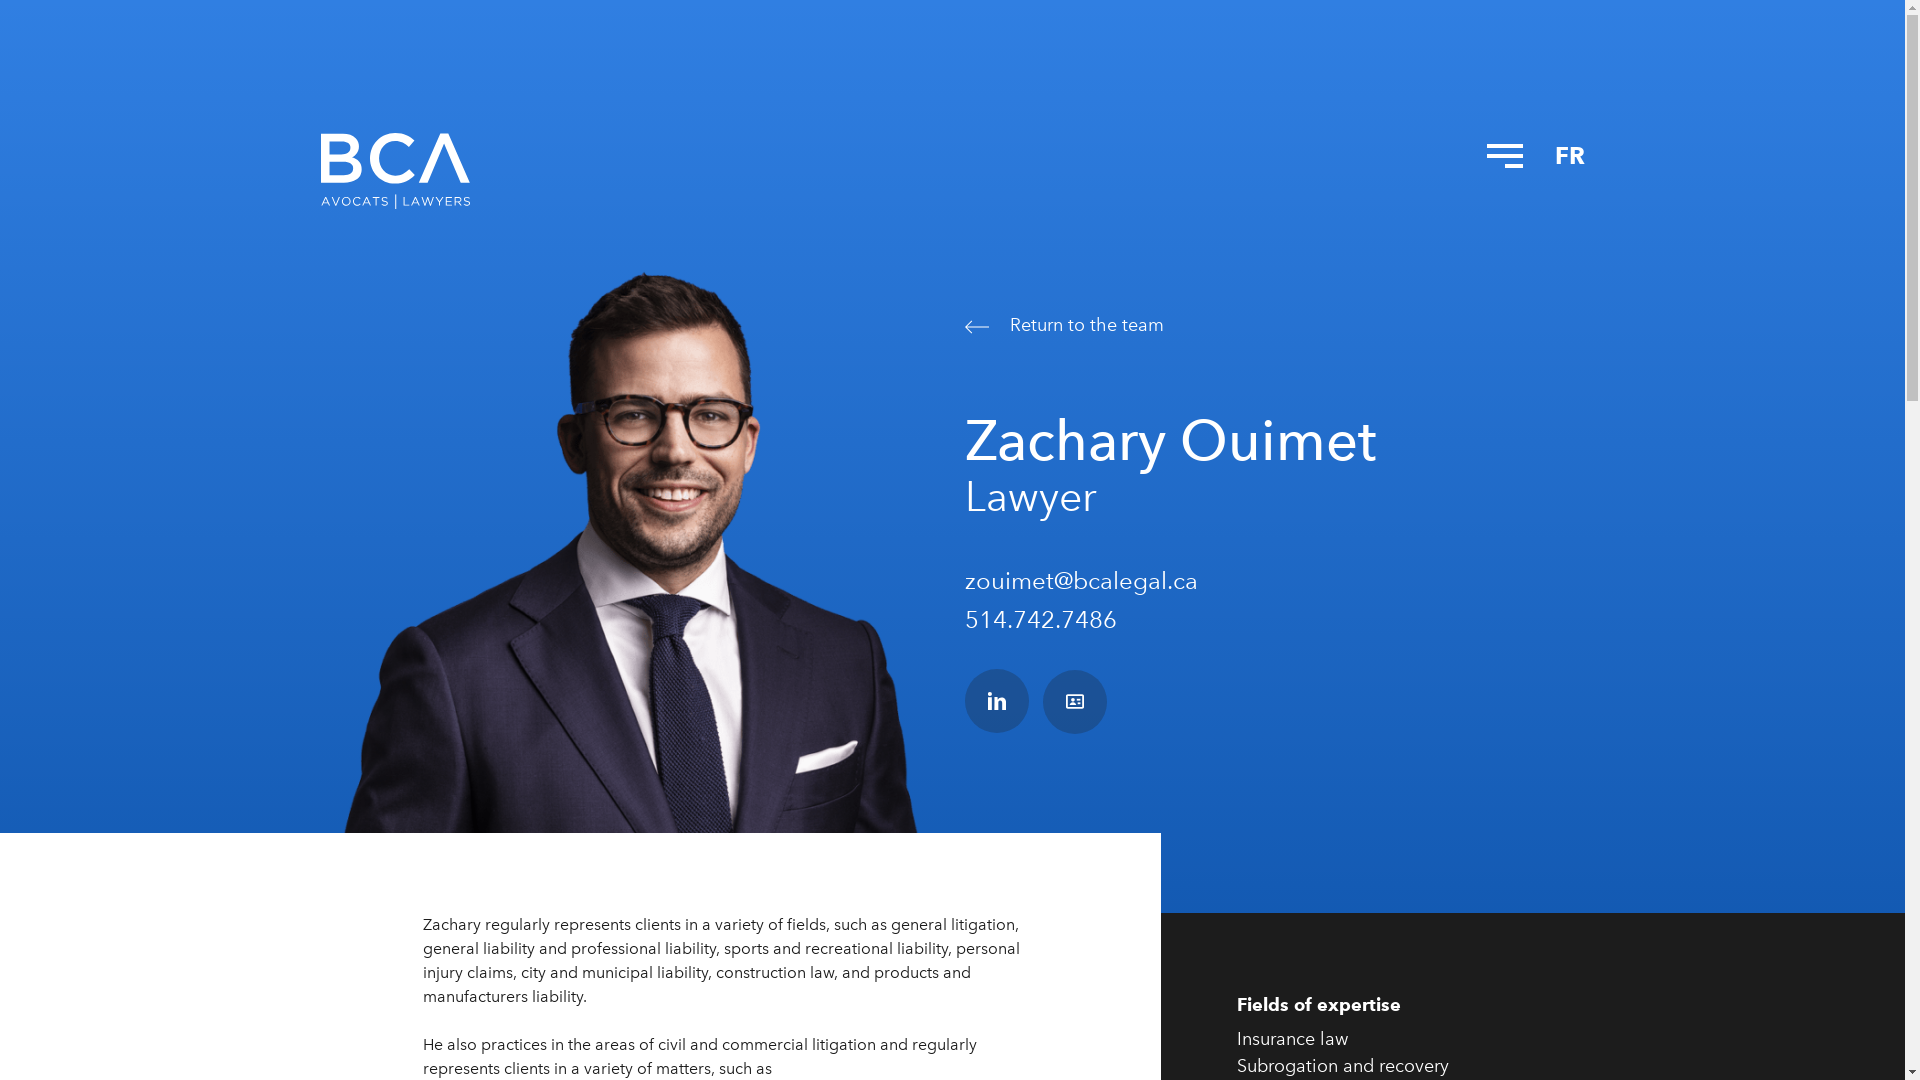 This screenshot has height=1080, width=1920. What do you see at coordinates (1568, 154) in the screenshot?
I see `'FR'` at bounding box center [1568, 154].